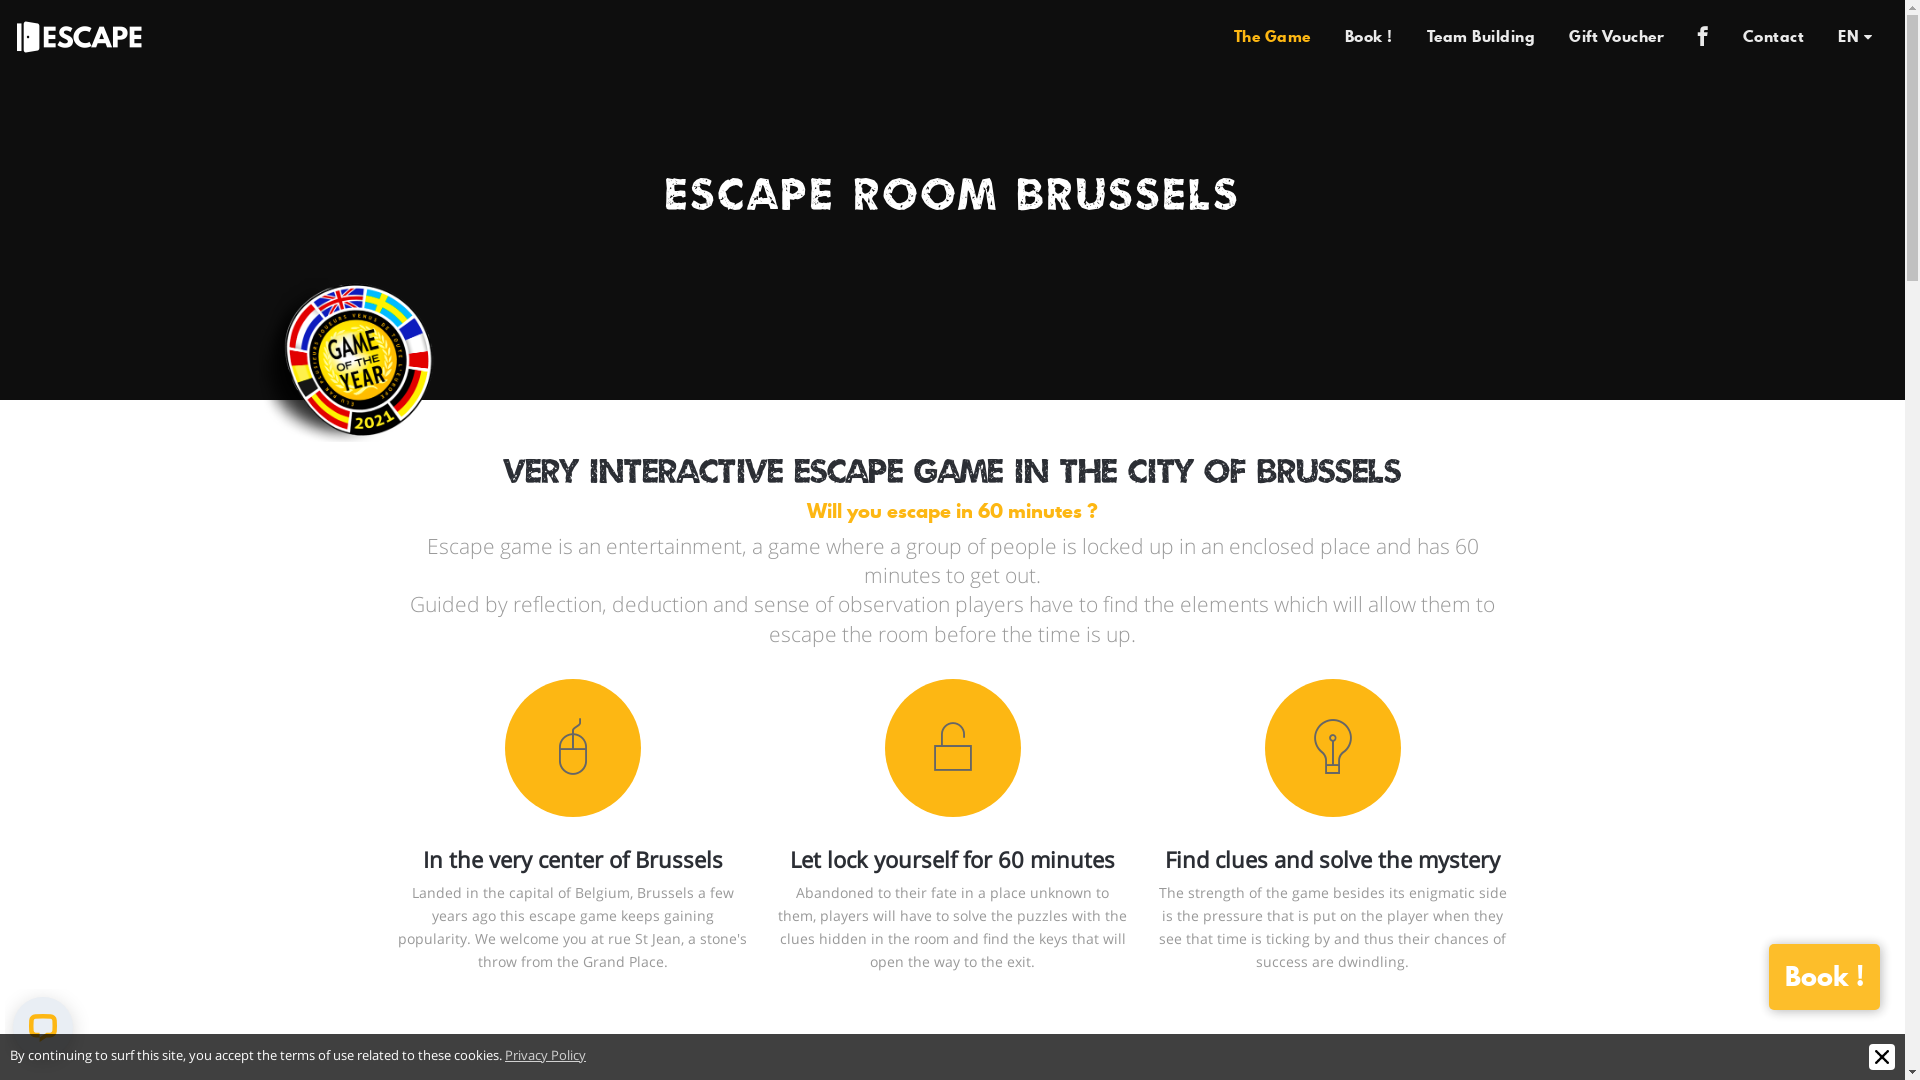 The height and width of the screenshot is (1080, 1920). I want to click on 'Contact', so click(1774, 35).